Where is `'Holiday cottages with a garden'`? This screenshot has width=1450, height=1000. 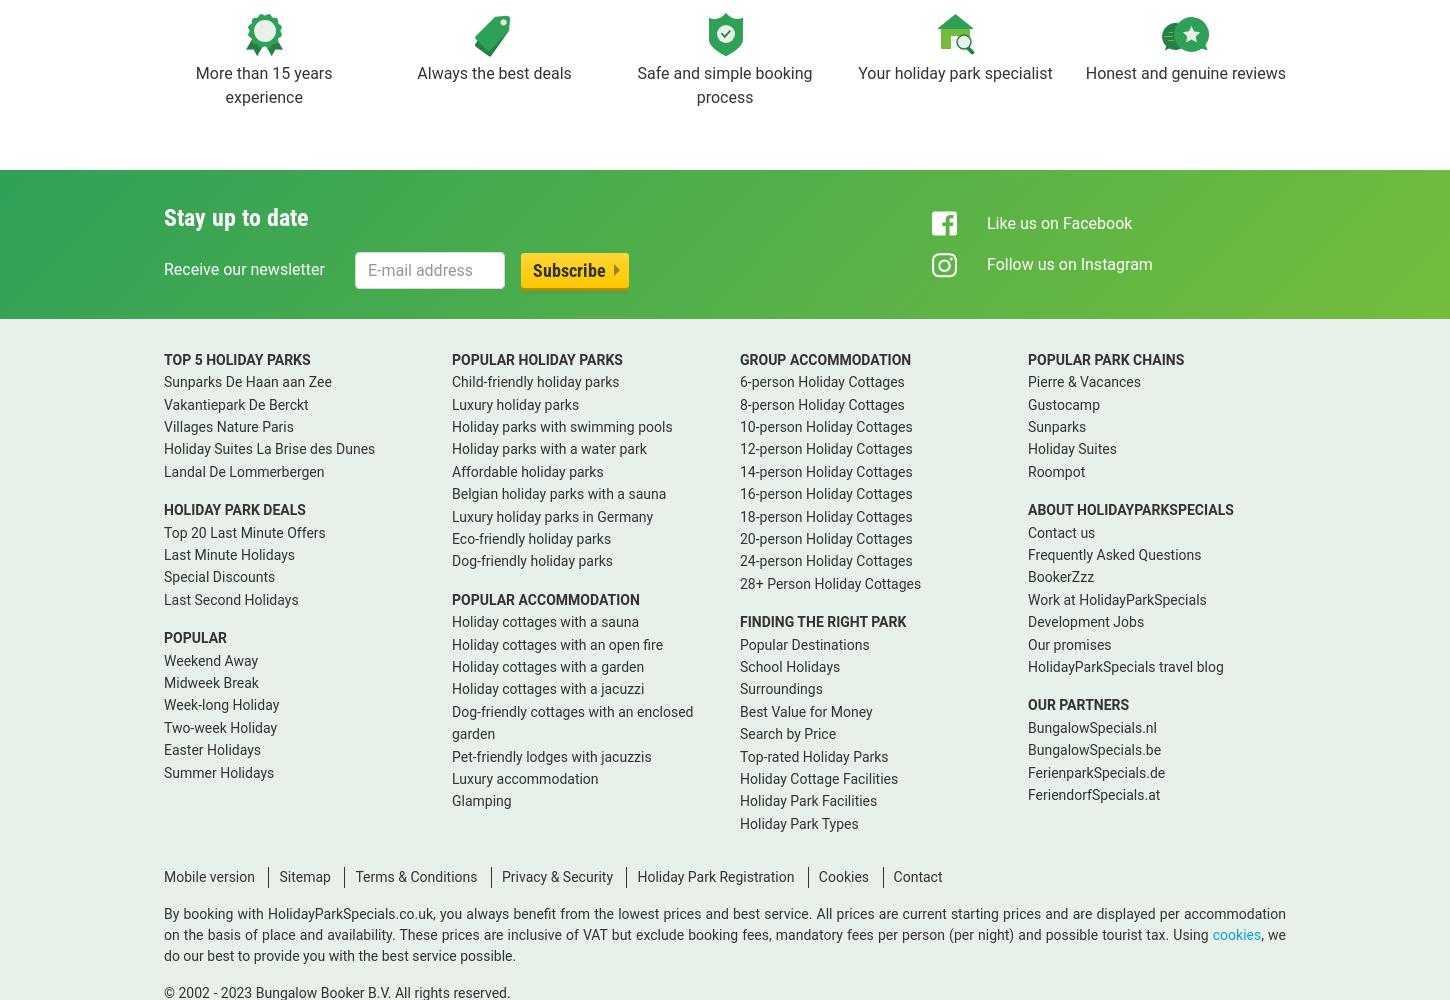
'Holiday cottages with a garden' is located at coordinates (547, 666).